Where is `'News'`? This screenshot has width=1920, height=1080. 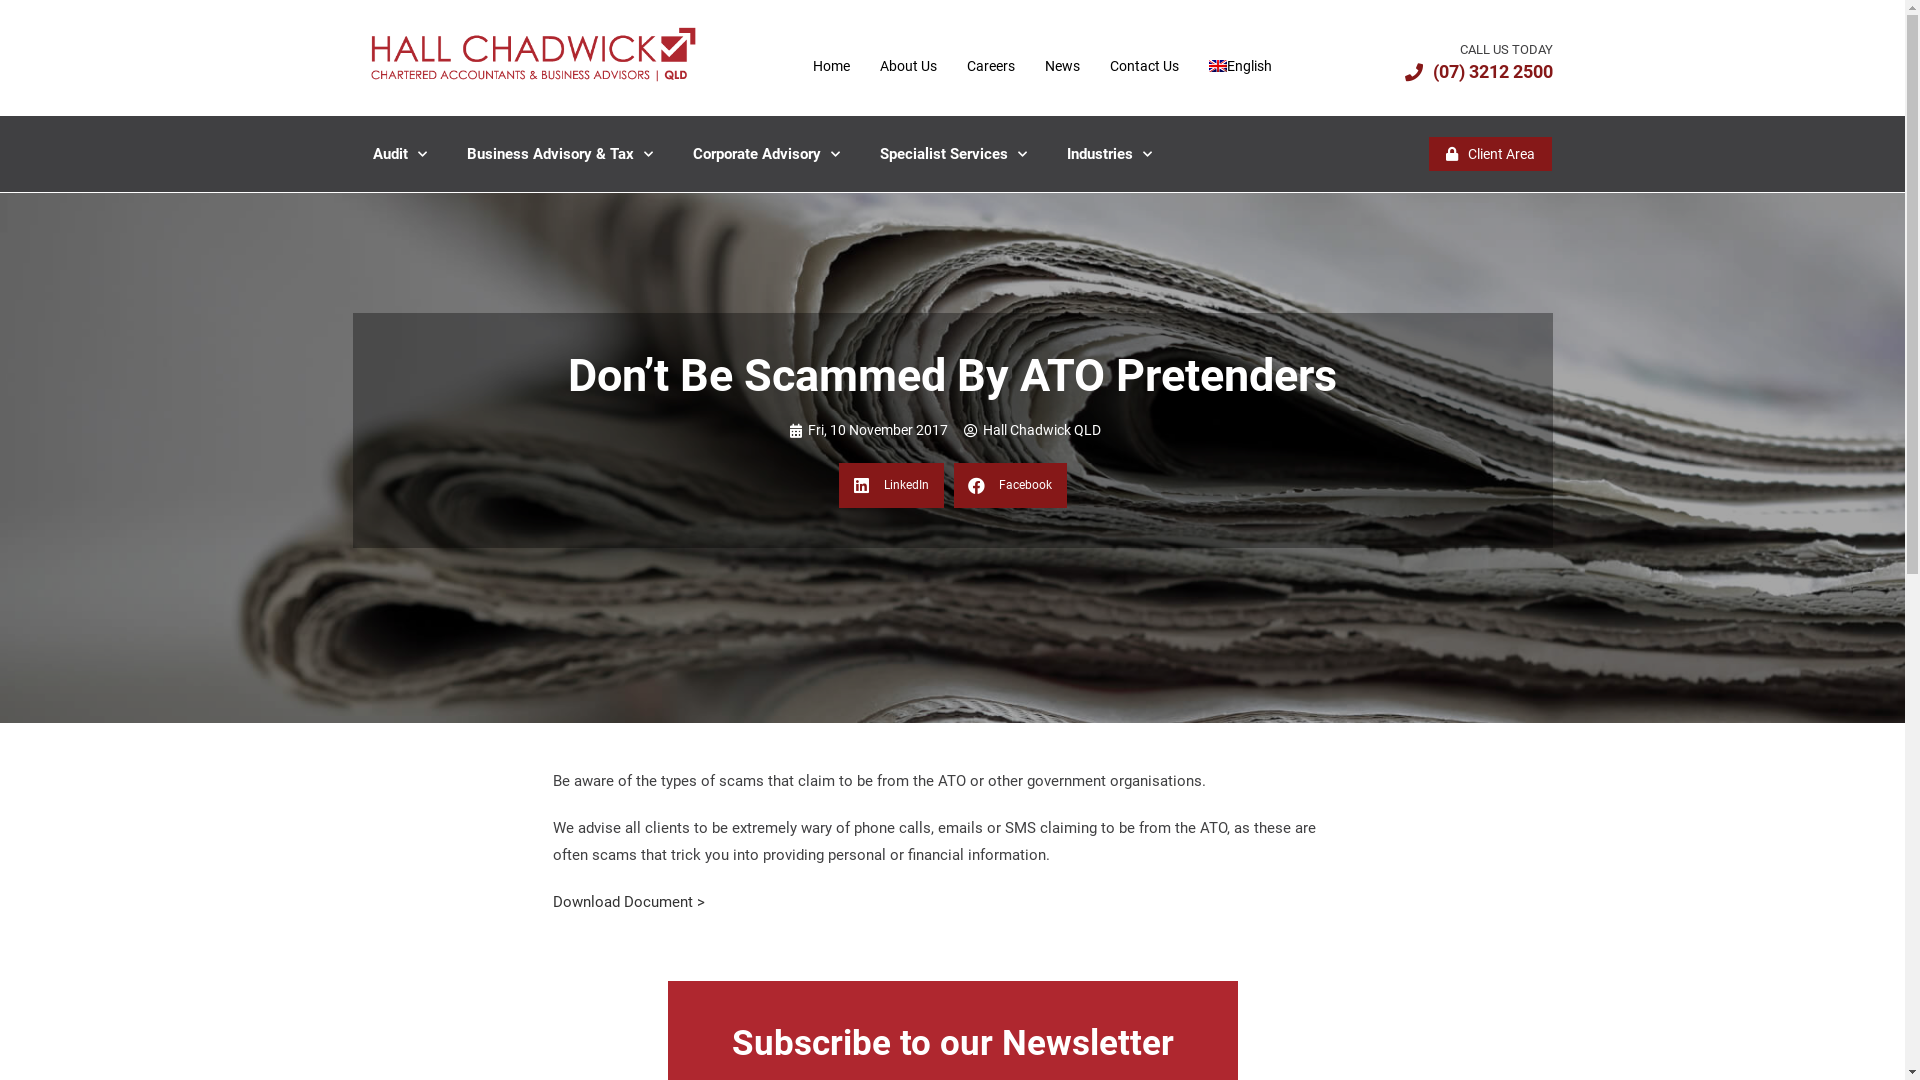
'News' is located at coordinates (1061, 64).